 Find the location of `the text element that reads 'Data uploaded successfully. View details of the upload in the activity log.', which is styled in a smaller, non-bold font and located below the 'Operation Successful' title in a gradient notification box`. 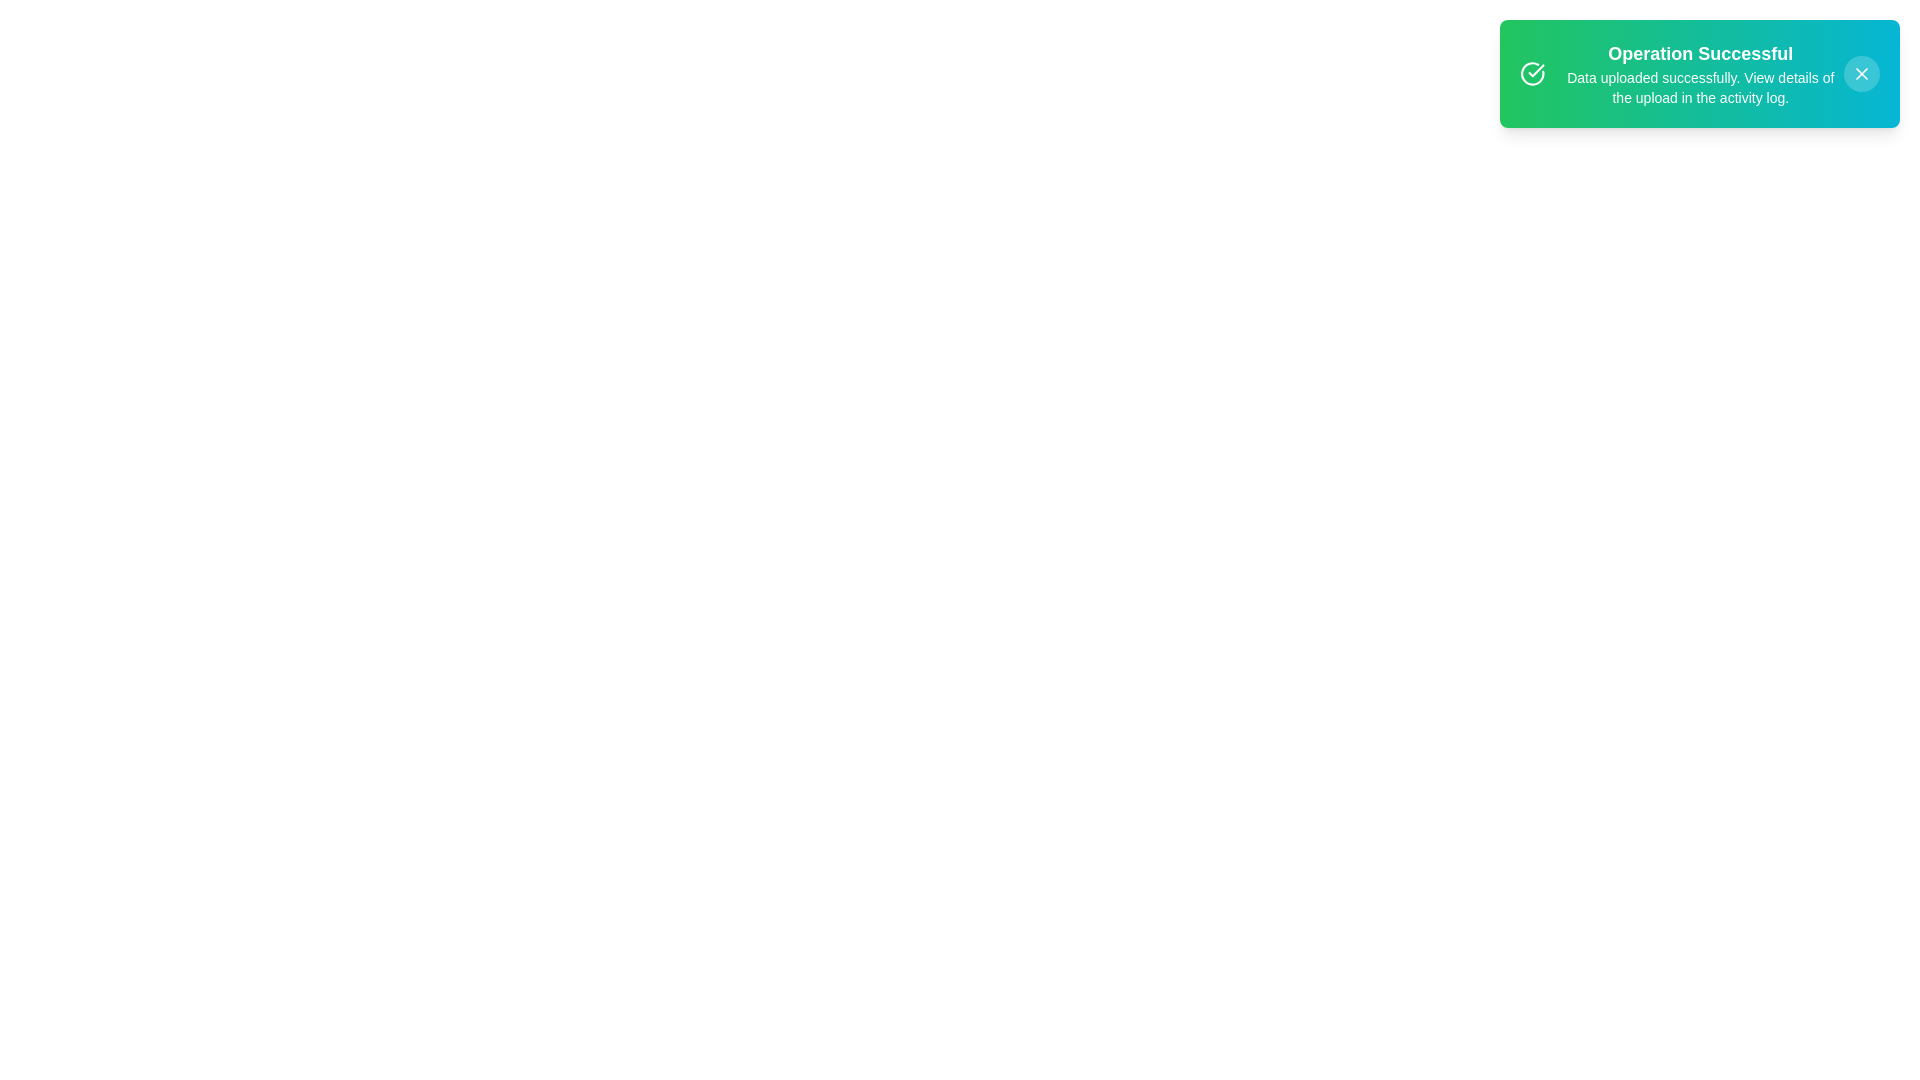

the text element that reads 'Data uploaded successfully. View details of the upload in the activity log.', which is styled in a smaller, non-bold font and located below the 'Operation Successful' title in a gradient notification box is located at coordinates (1699, 87).